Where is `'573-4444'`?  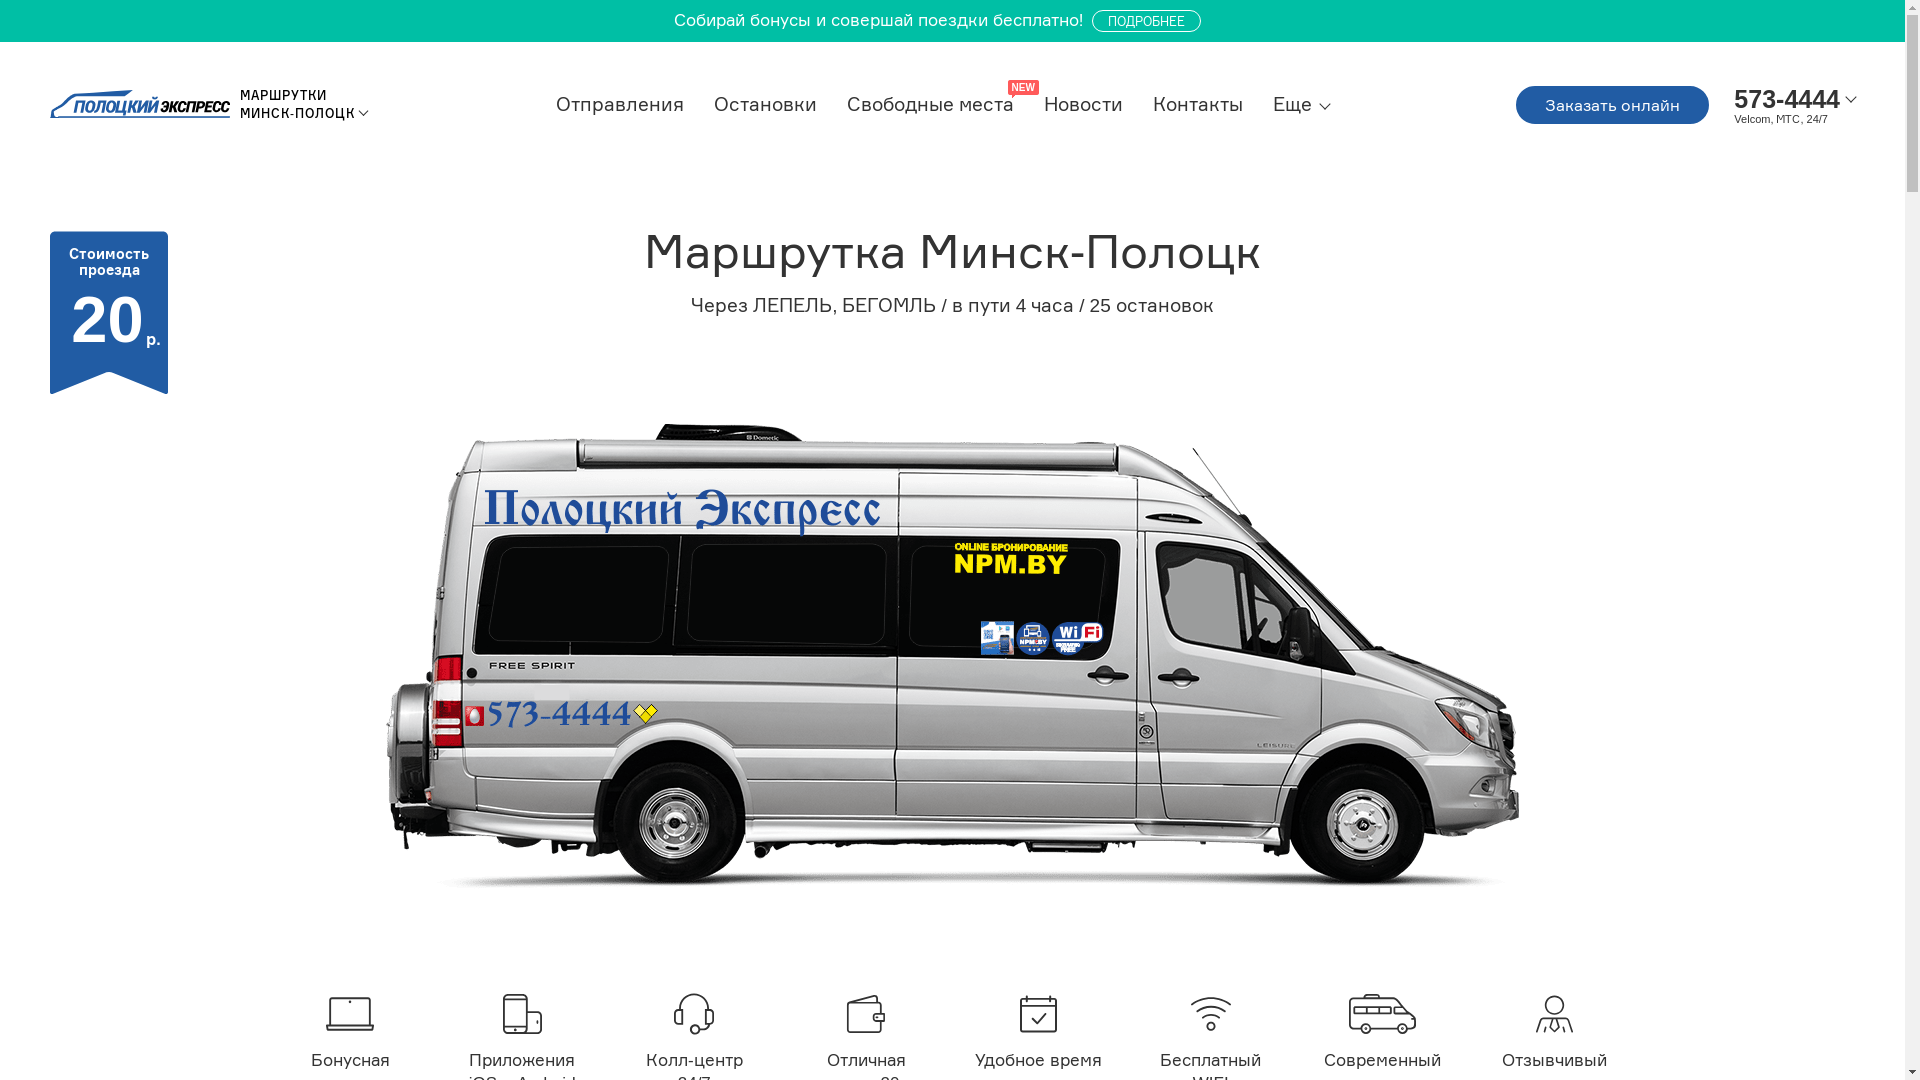
'573-4444' is located at coordinates (1786, 98).